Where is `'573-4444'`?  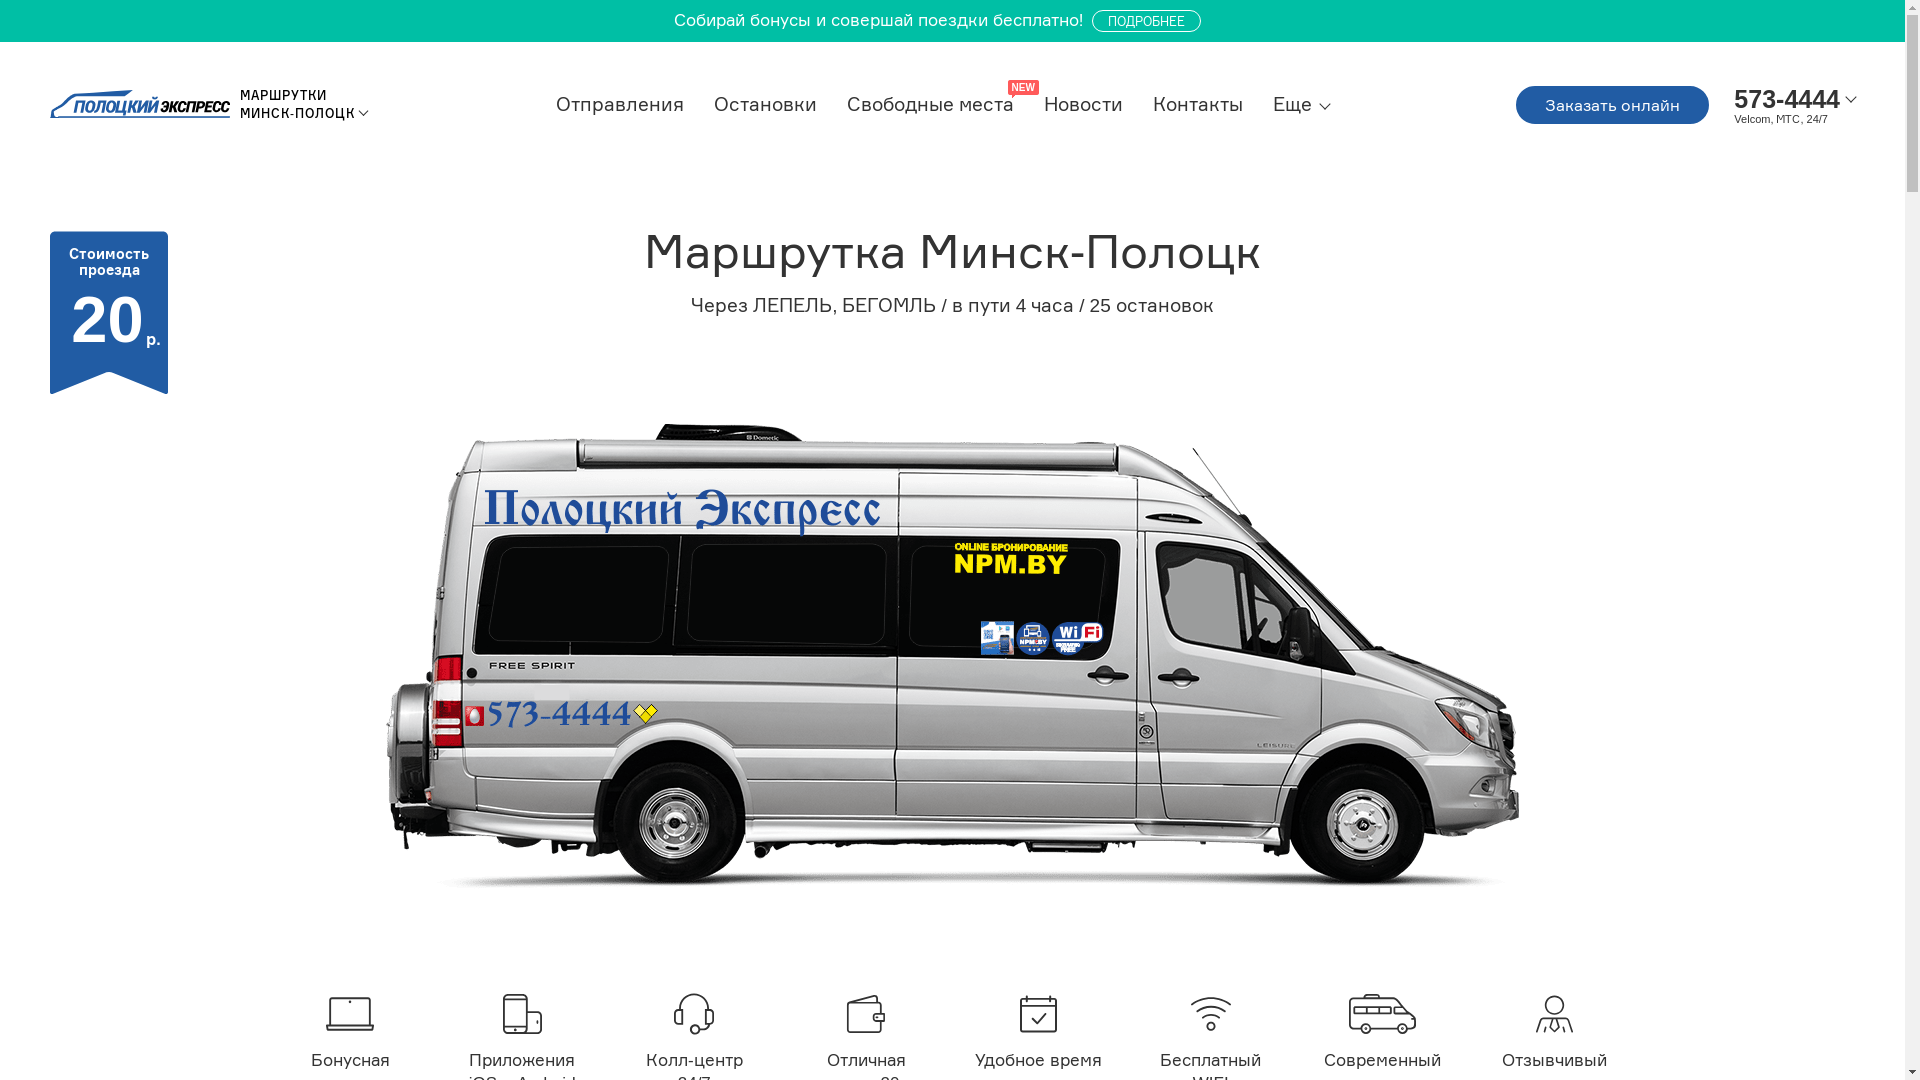
'573-4444' is located at coordinates (1786, 98).